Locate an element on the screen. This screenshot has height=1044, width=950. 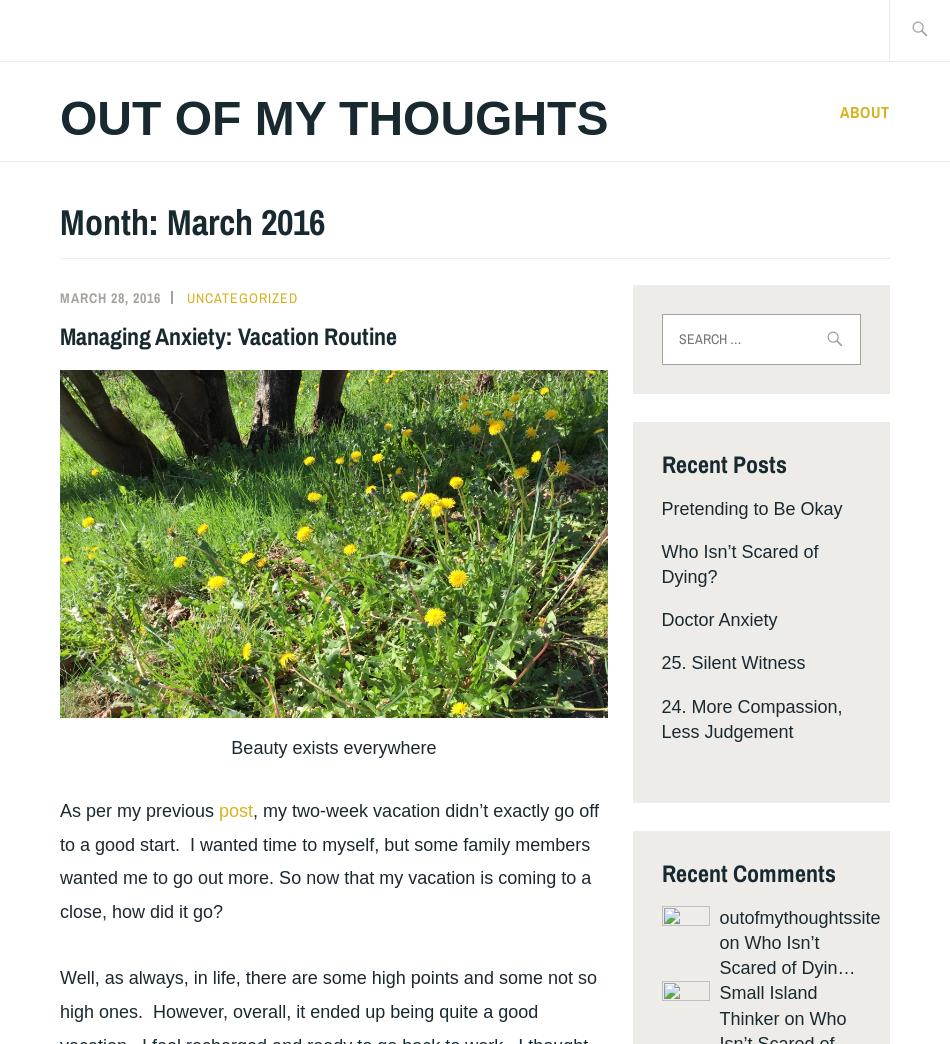
'Uncategorized' is located at coordinates (241, 296).